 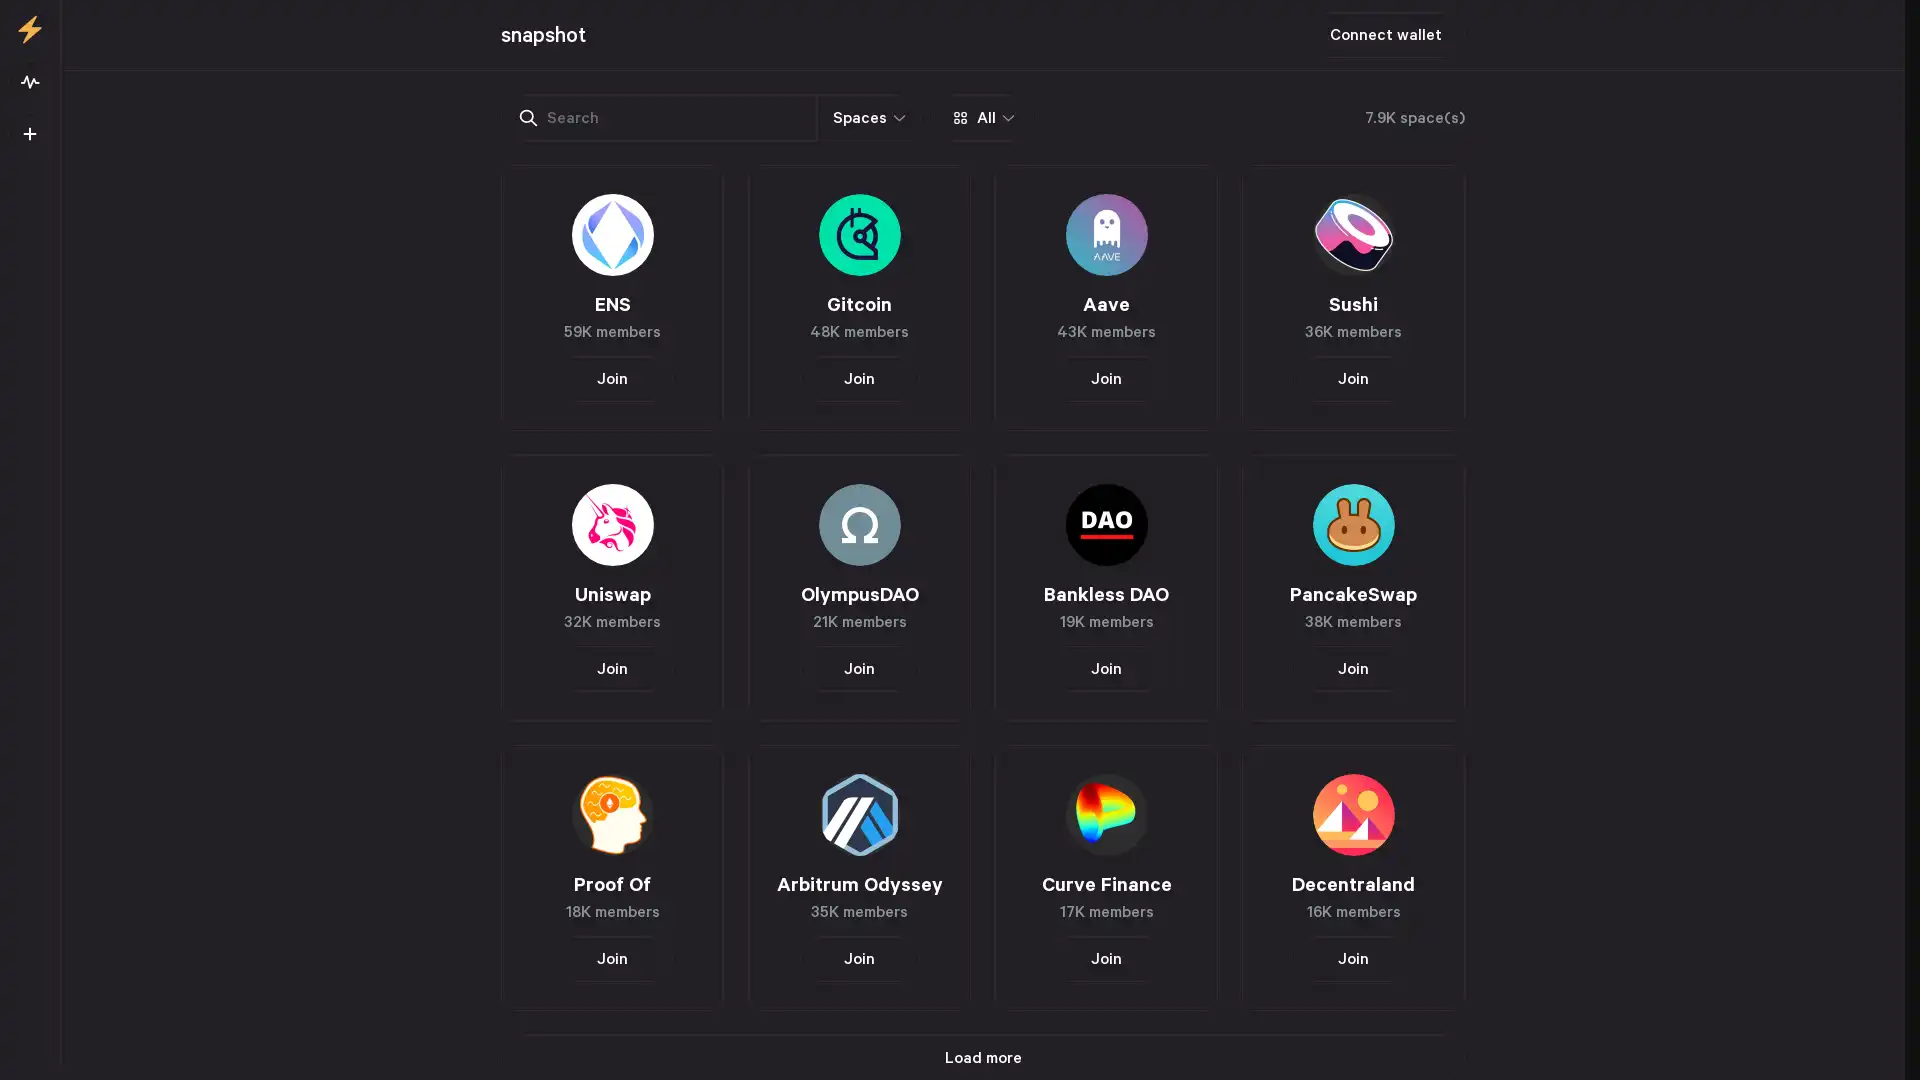 I want to click on Join, so click(x=610, y=378).